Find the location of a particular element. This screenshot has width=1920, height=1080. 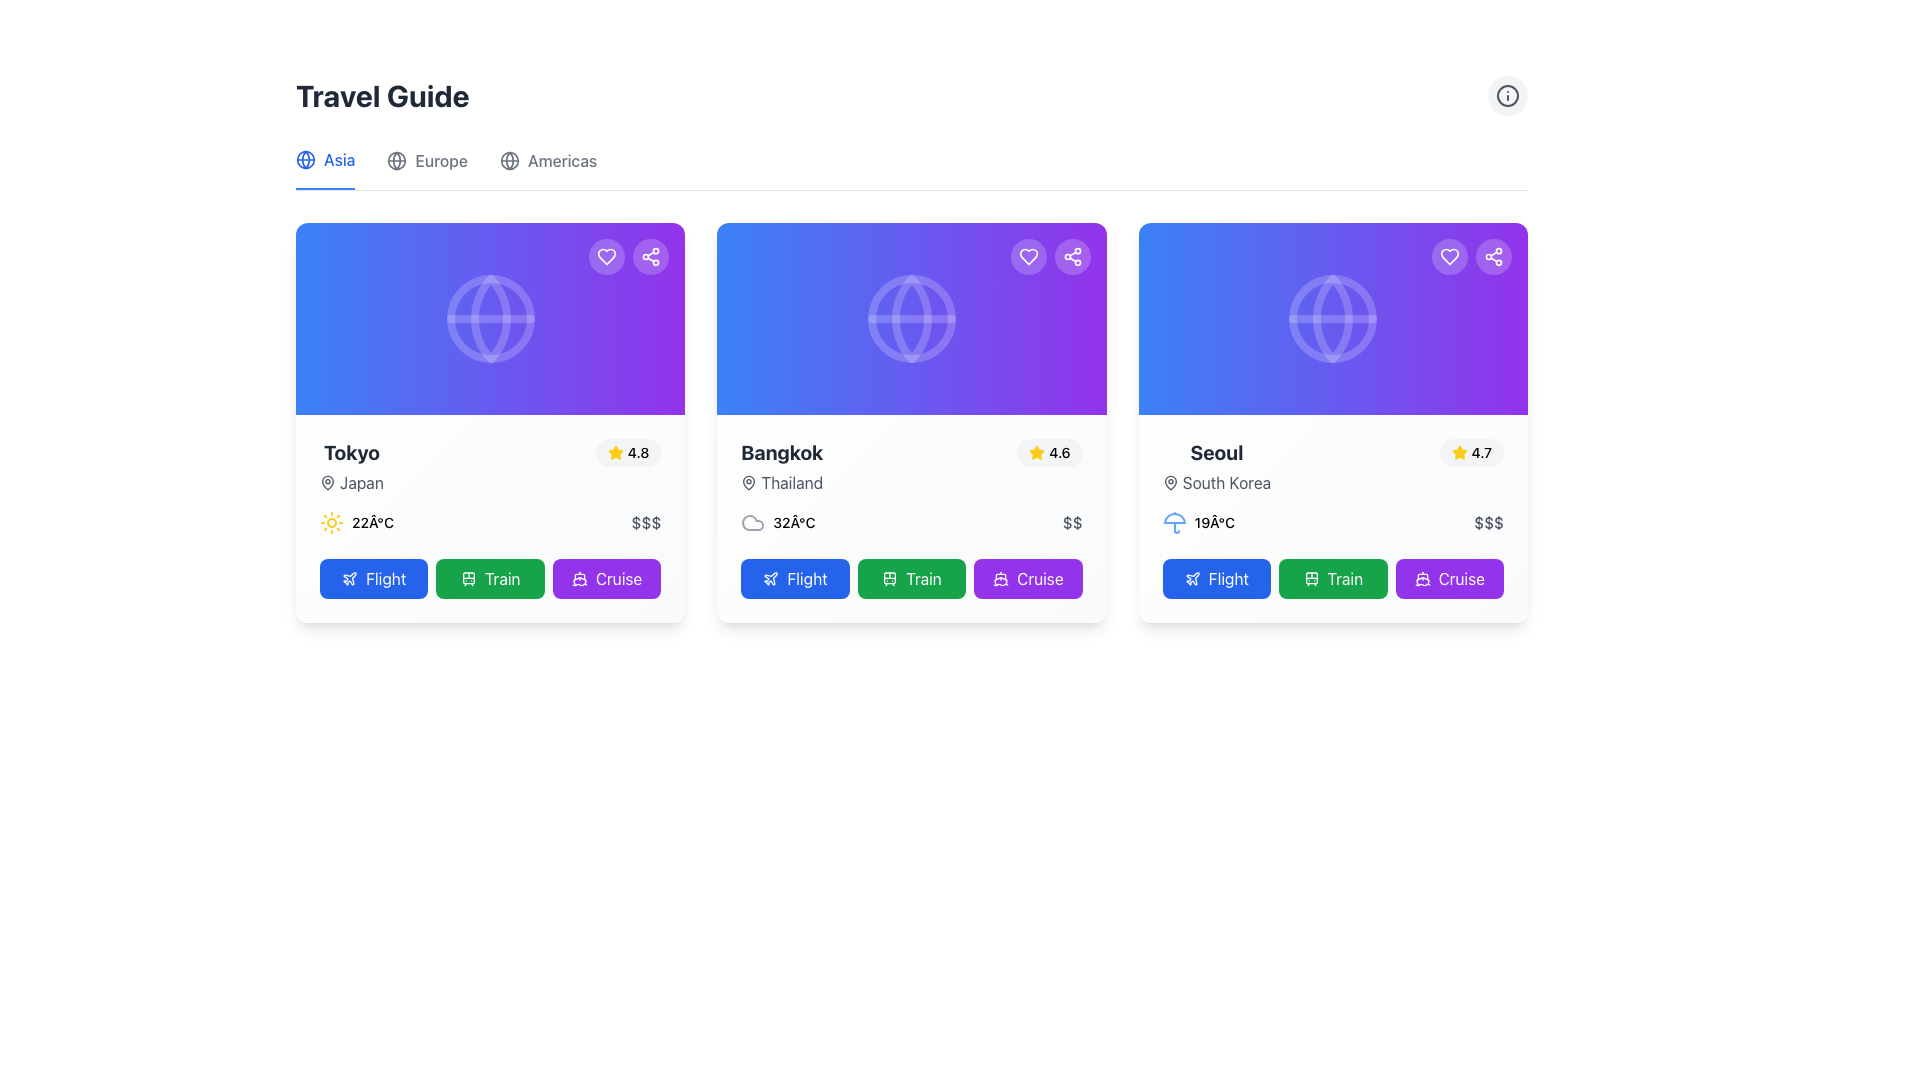

the 'Cruise' button located at the bottom of the 'Tokyo' card to interact with cruise options is located at coordinates (605, 578).